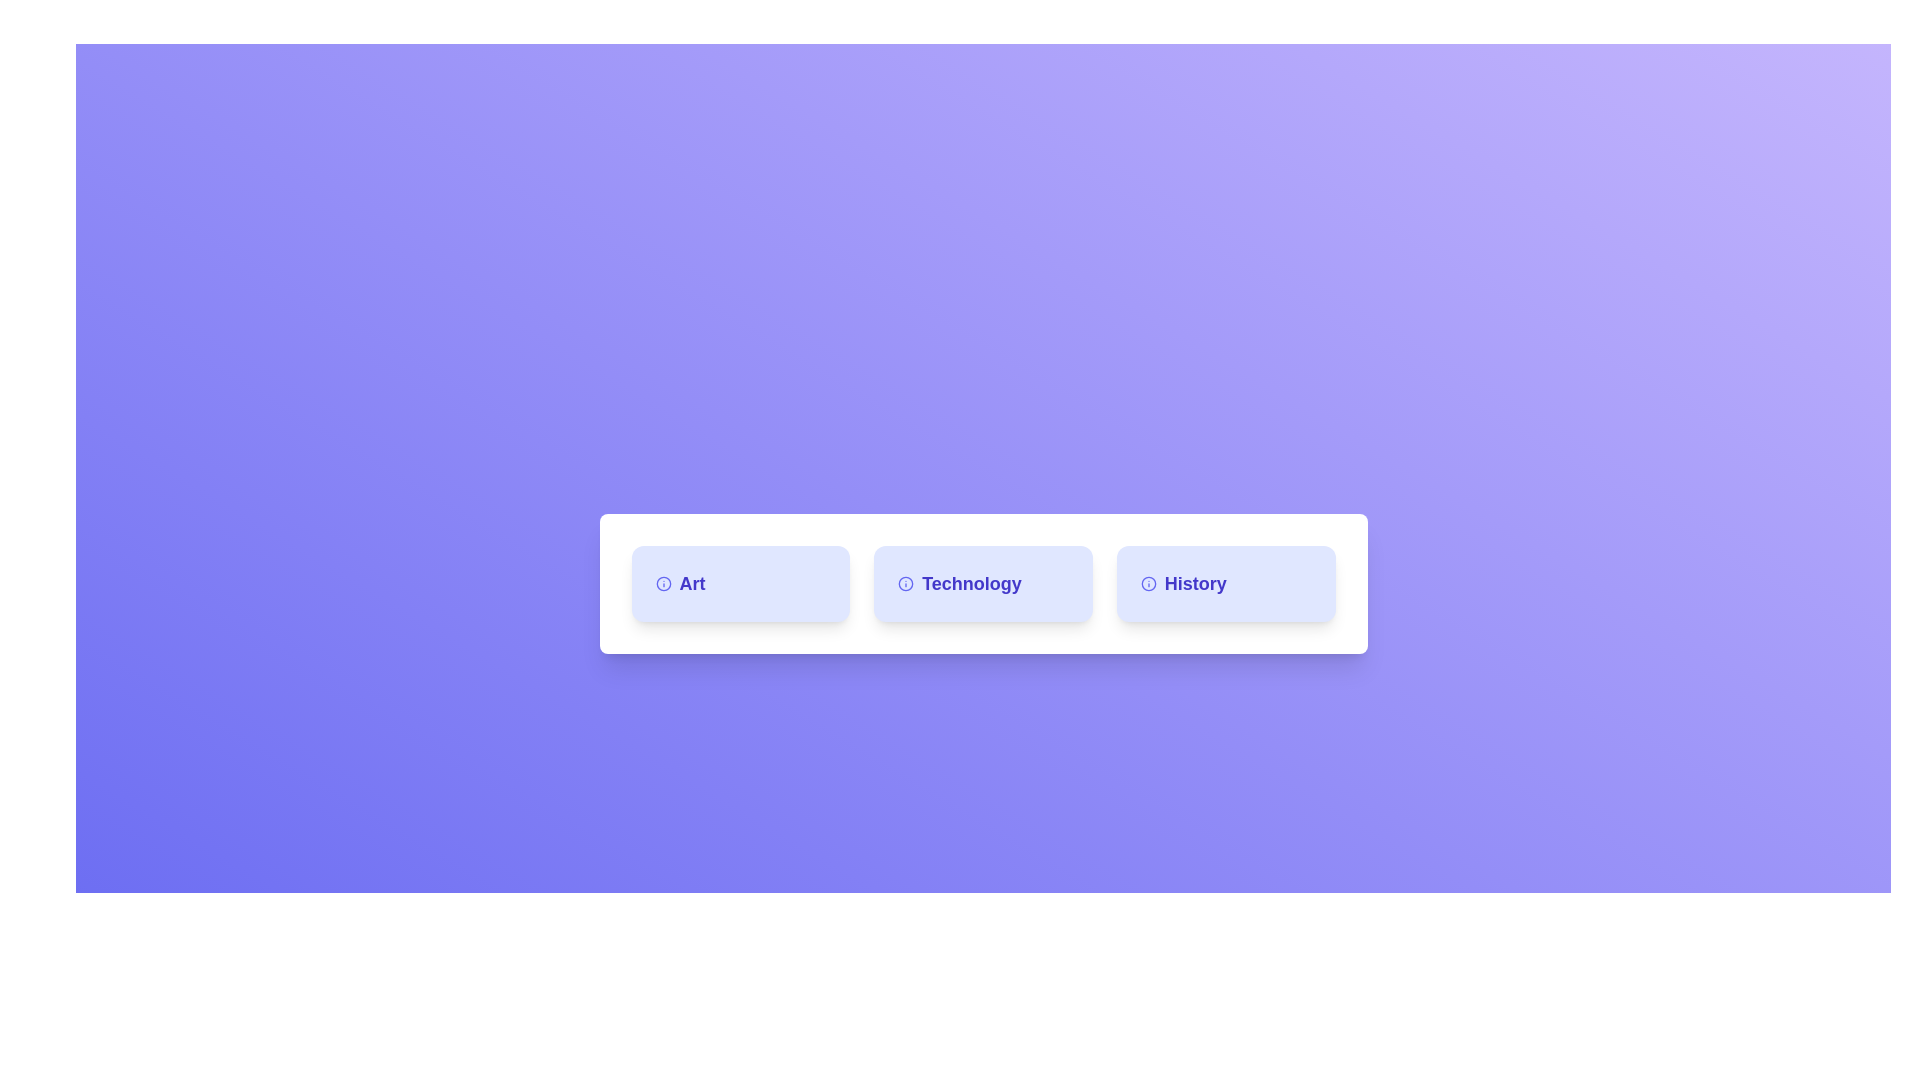 This screenshot has height=1080, width=1920. What do you see at coordinates (983, 583) in the screenshot?
I see `the second card in the grid layout that represents the 'Technology' category, positioned between the 'Art' and 'History' cards` at bounding box center [983, 583].